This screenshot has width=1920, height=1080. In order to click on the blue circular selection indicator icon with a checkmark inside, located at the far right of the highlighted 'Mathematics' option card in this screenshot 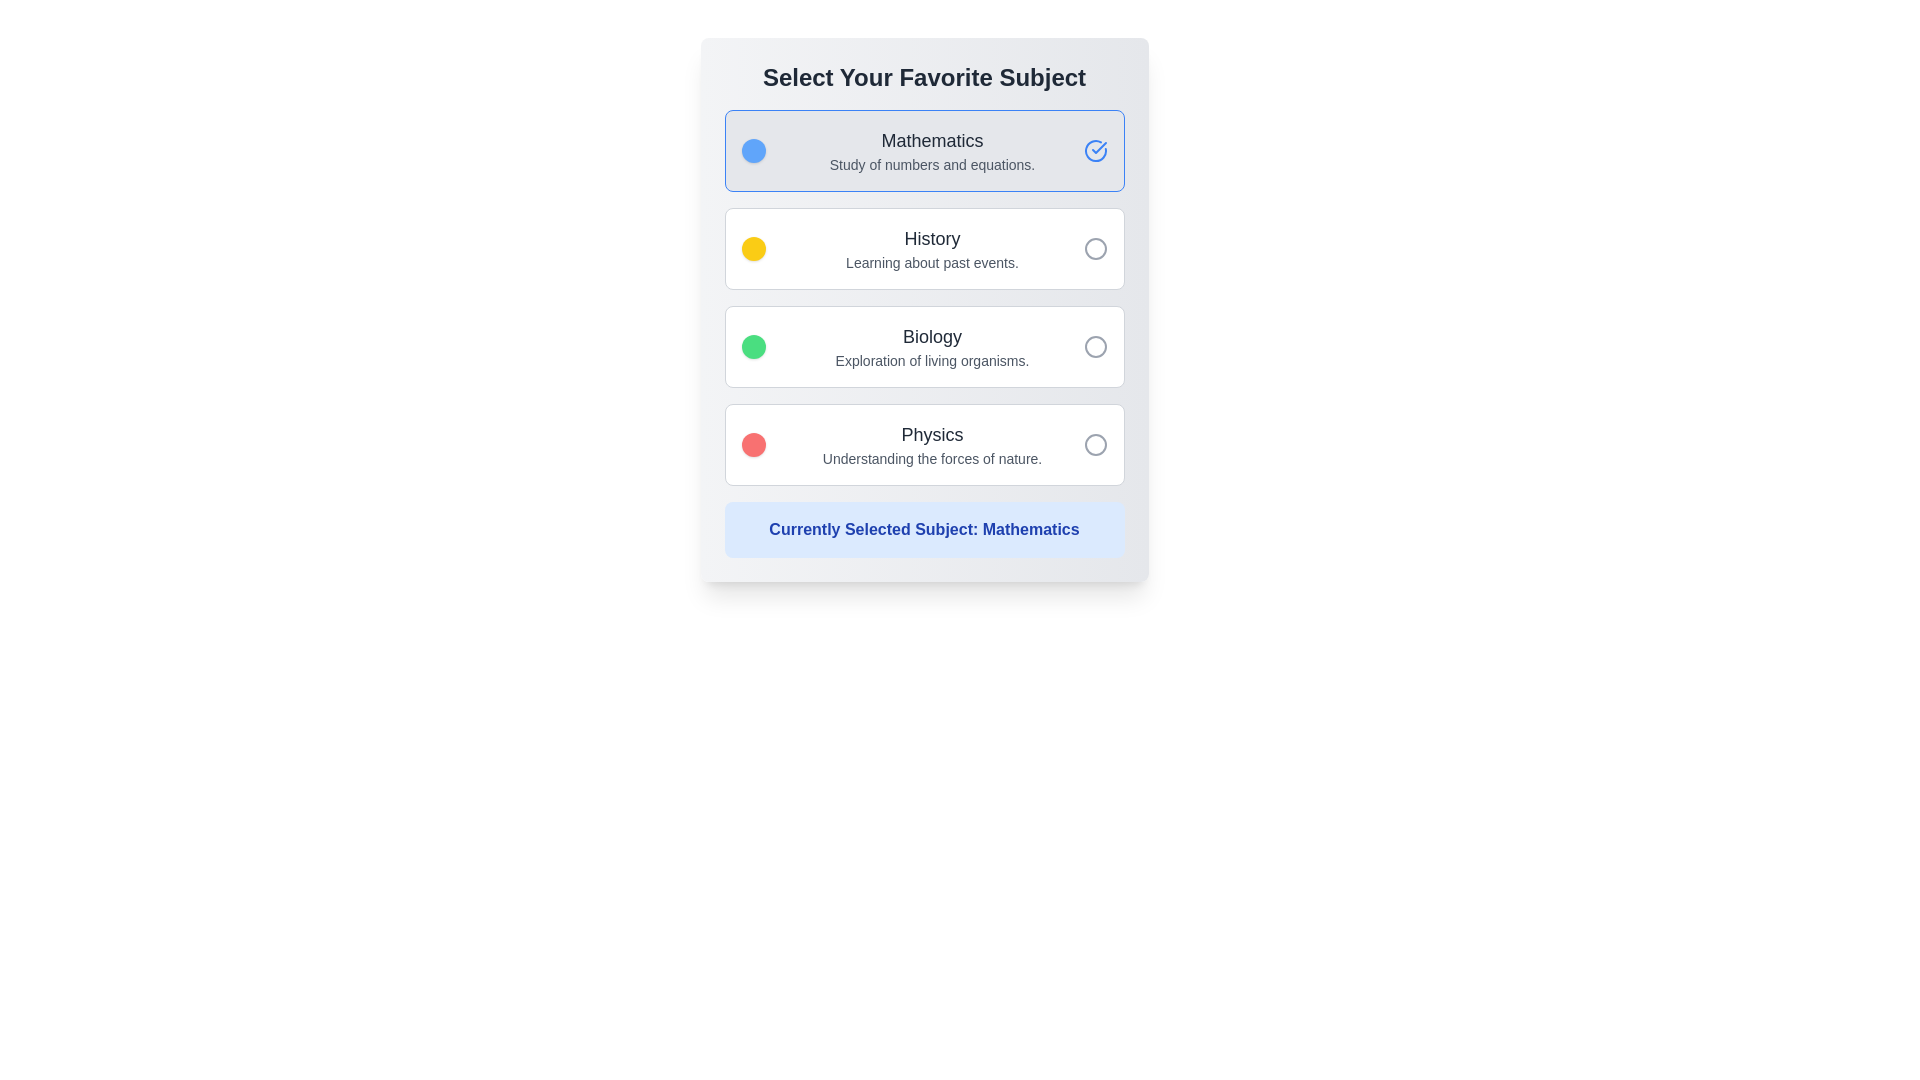, I will do `click(1094, 149)`.